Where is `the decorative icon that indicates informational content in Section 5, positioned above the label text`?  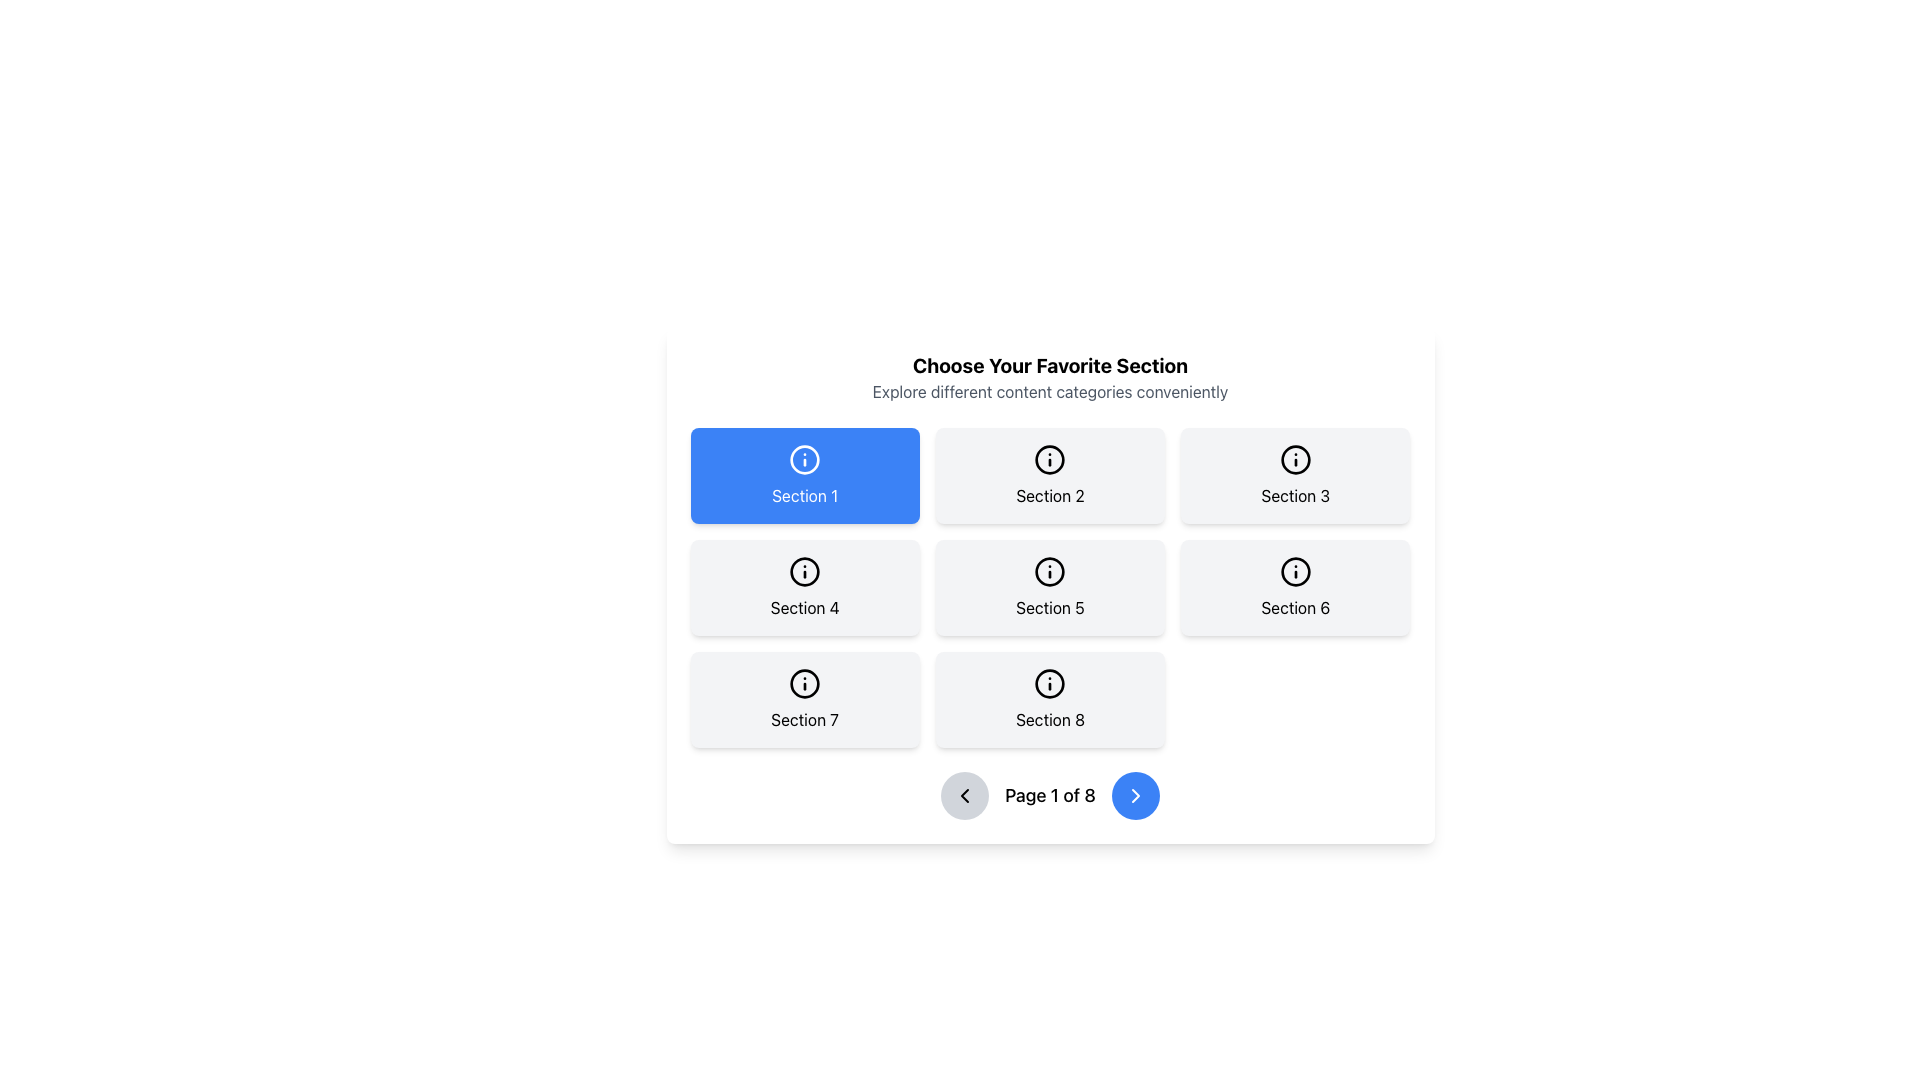 the decorative icon that indicates informational content in Section 5, positioned above the label text is located at coordinates (1049, 571).